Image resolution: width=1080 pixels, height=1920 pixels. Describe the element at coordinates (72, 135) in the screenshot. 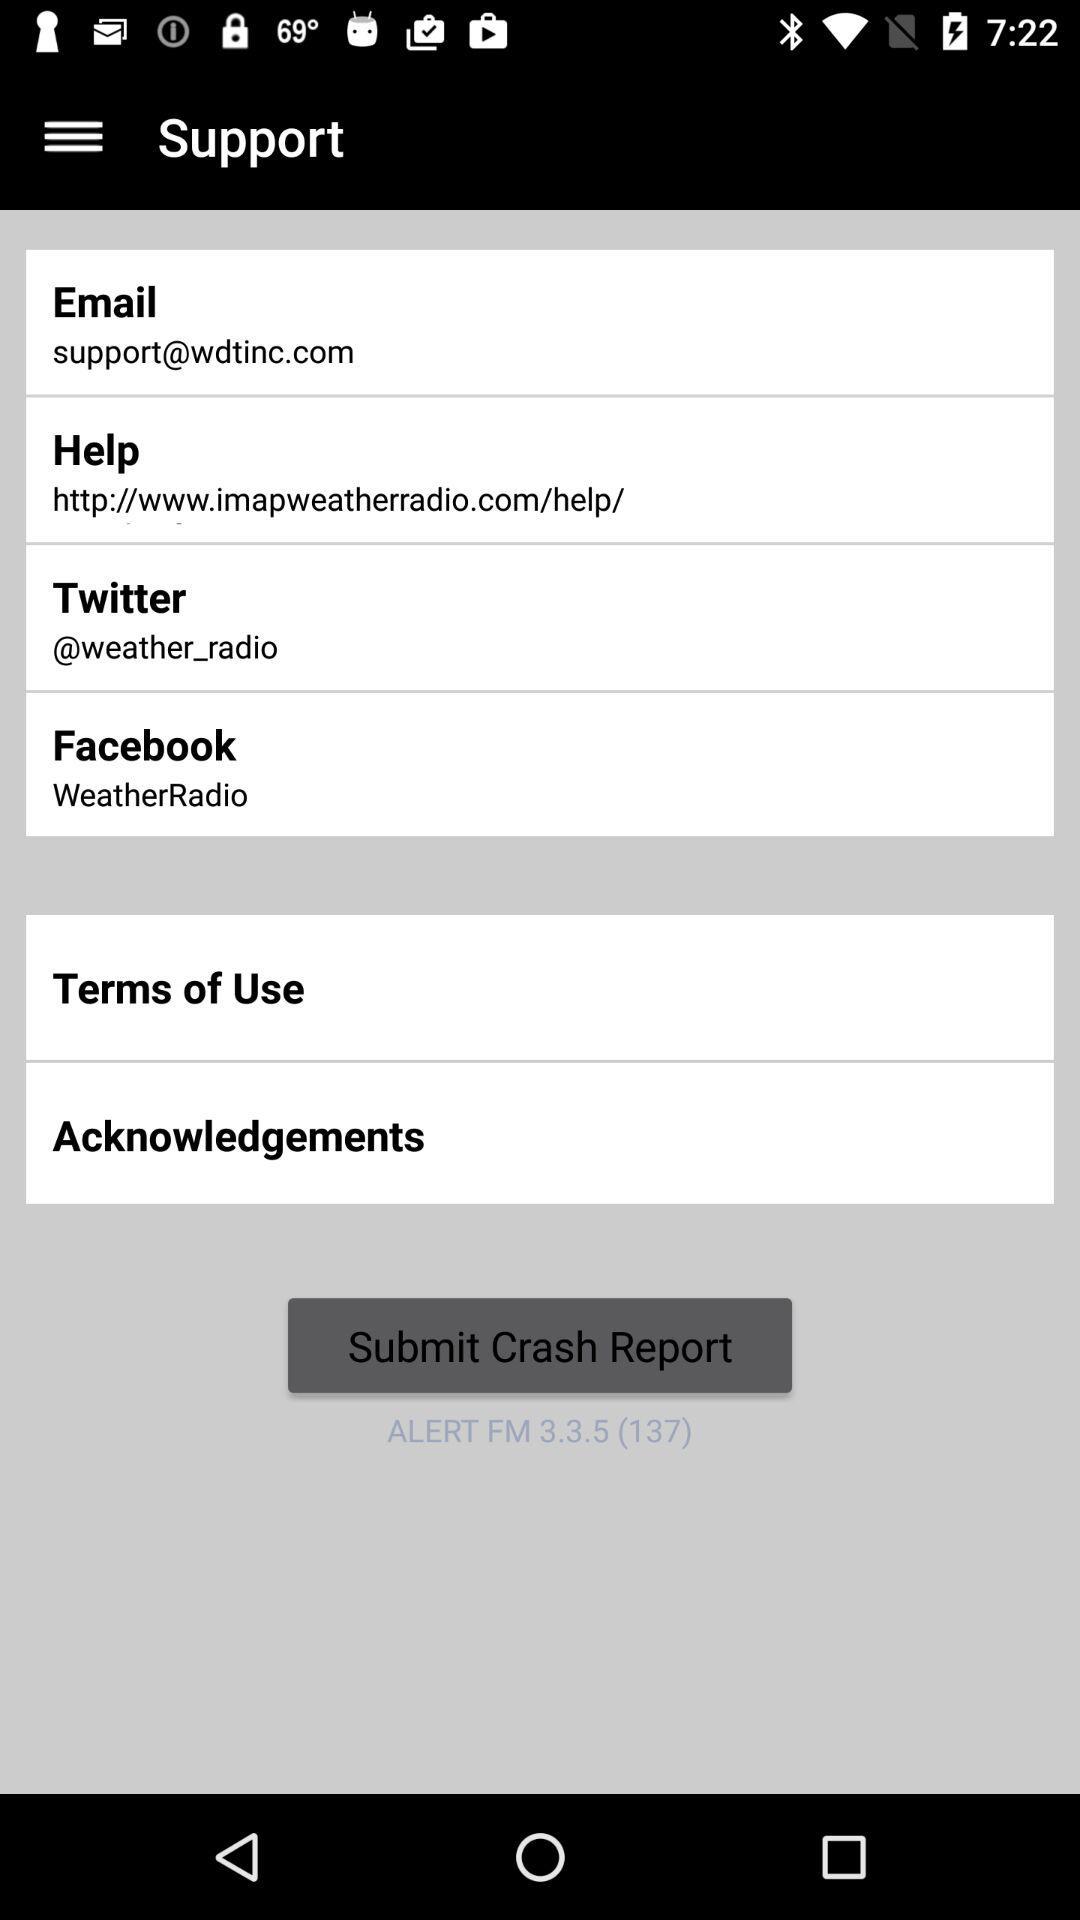

I see `icon next to the support app` at that location.